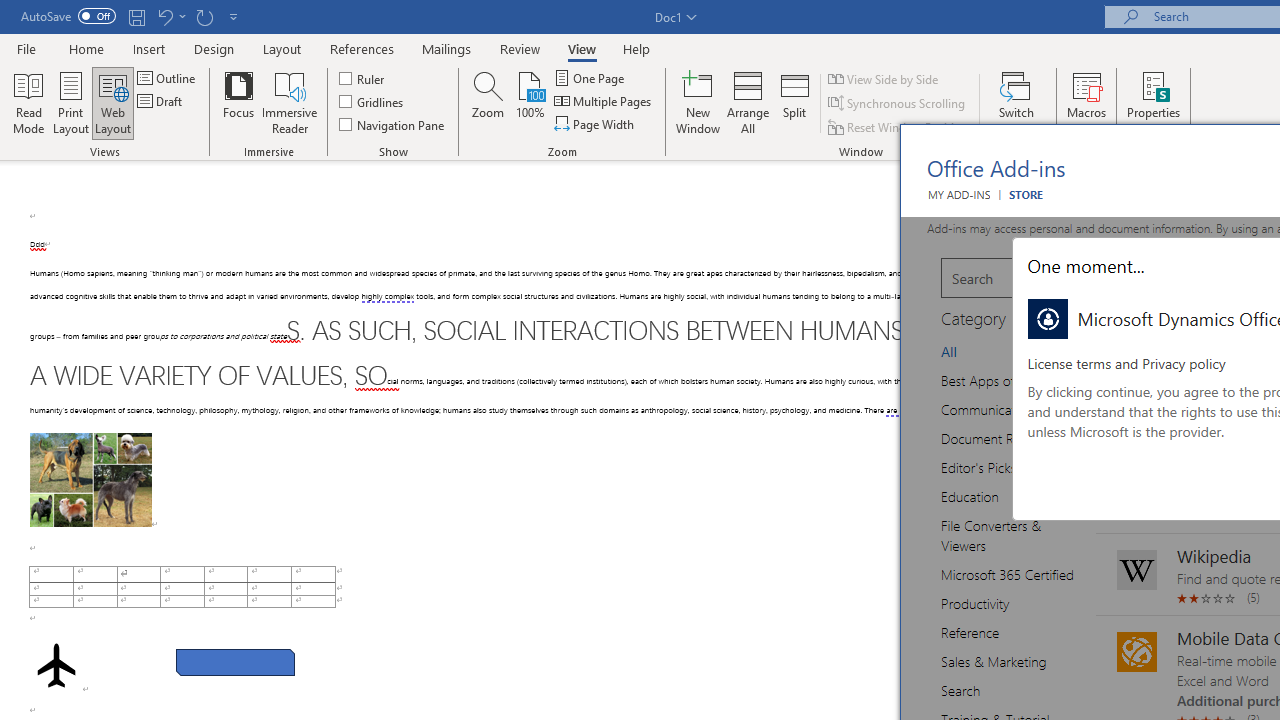 The image size is (1280, 720). Describe the element at coordinates (170, 16) in the screenshot. I see `'Undo Paragraph Alignment'` at that location.